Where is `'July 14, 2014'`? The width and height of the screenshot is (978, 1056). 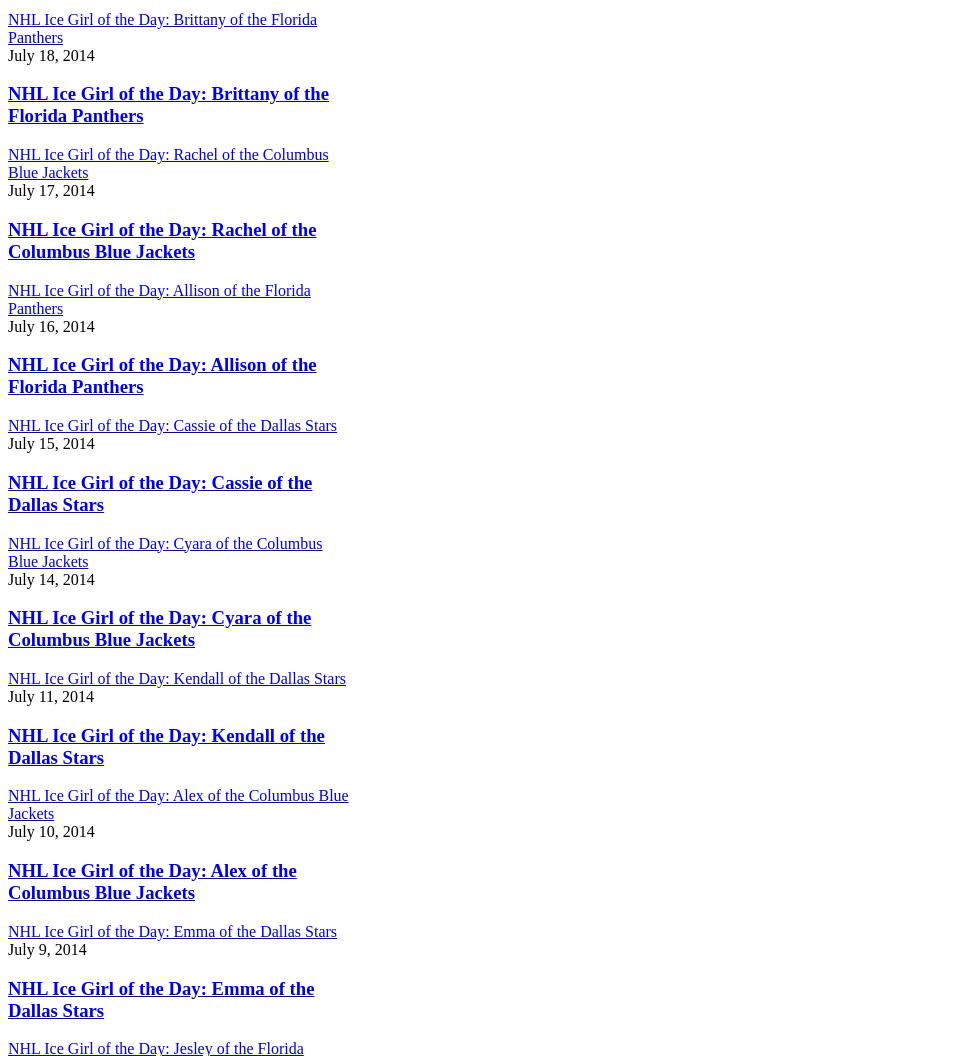 'July 14, 2014' is located at coordinates (50, 578).